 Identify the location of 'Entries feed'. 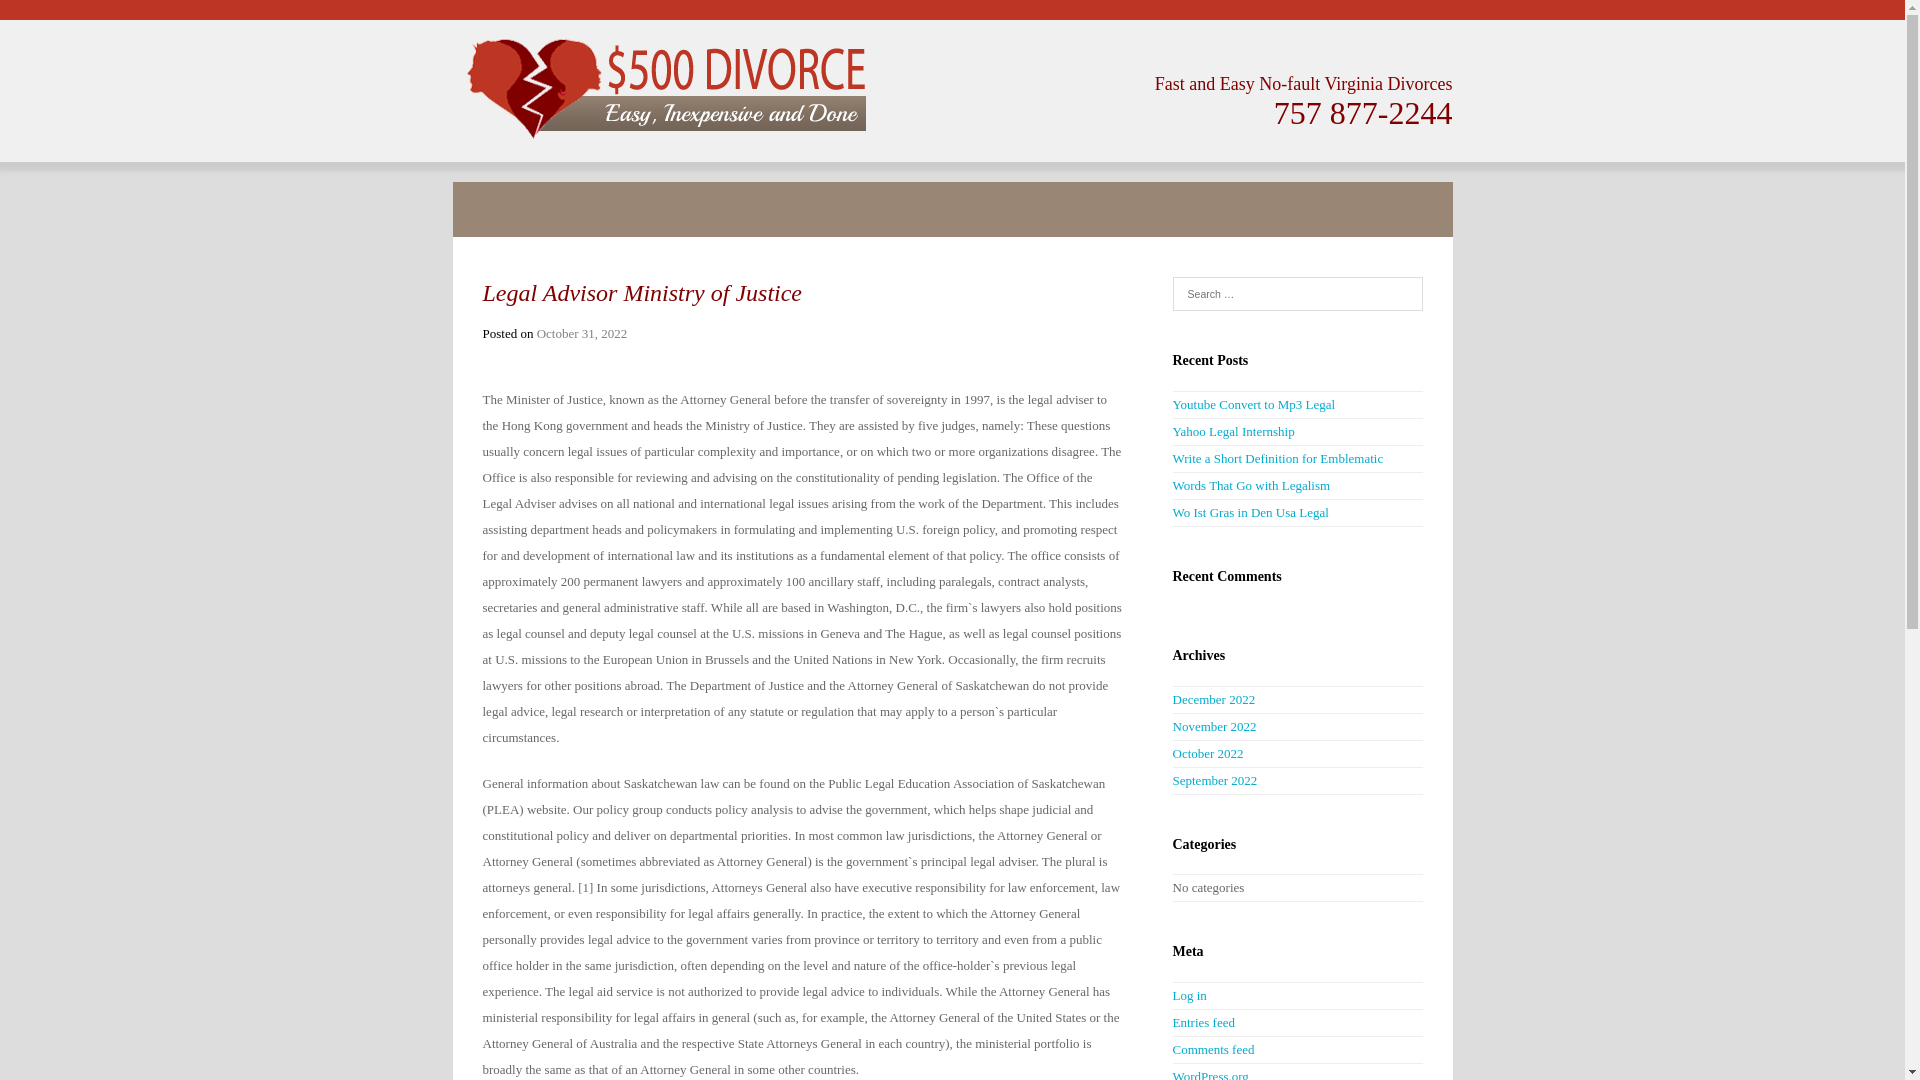
(1202, 1022).